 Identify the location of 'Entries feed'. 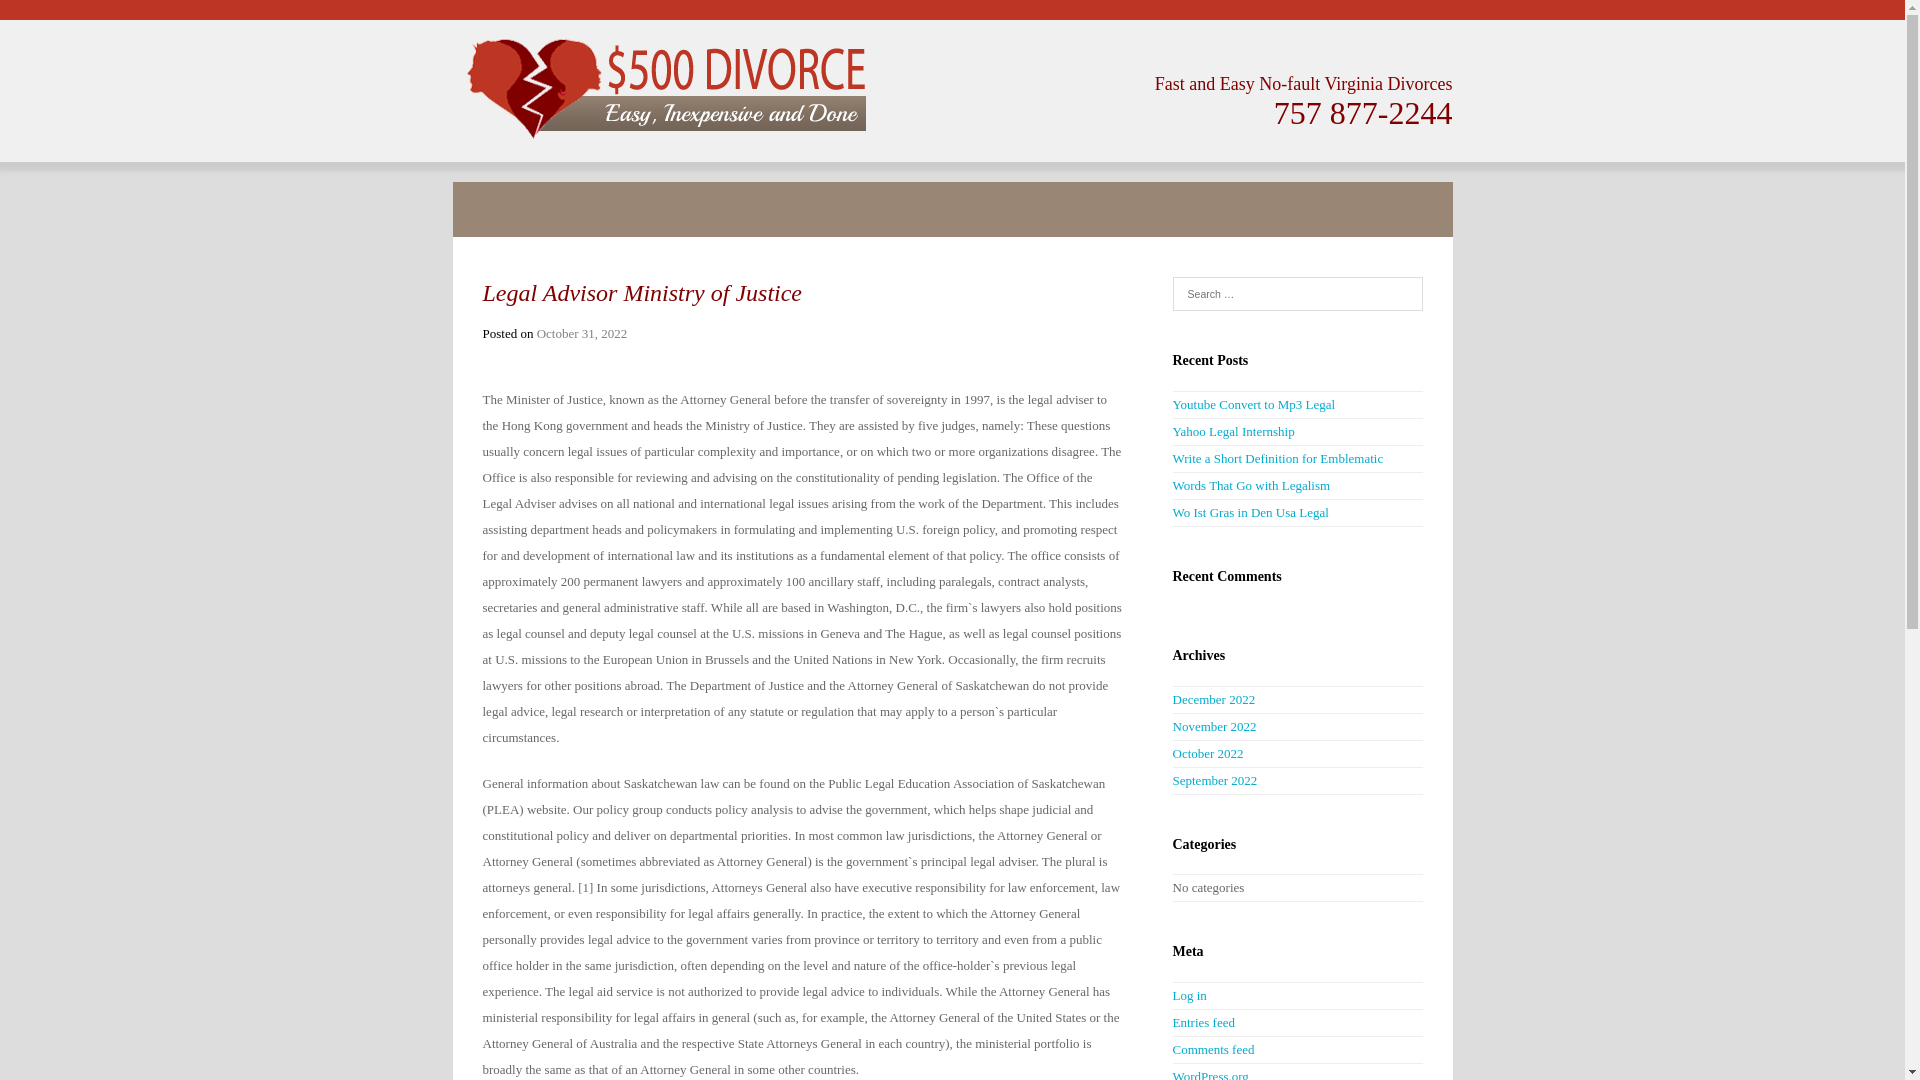
(1202, 1022).